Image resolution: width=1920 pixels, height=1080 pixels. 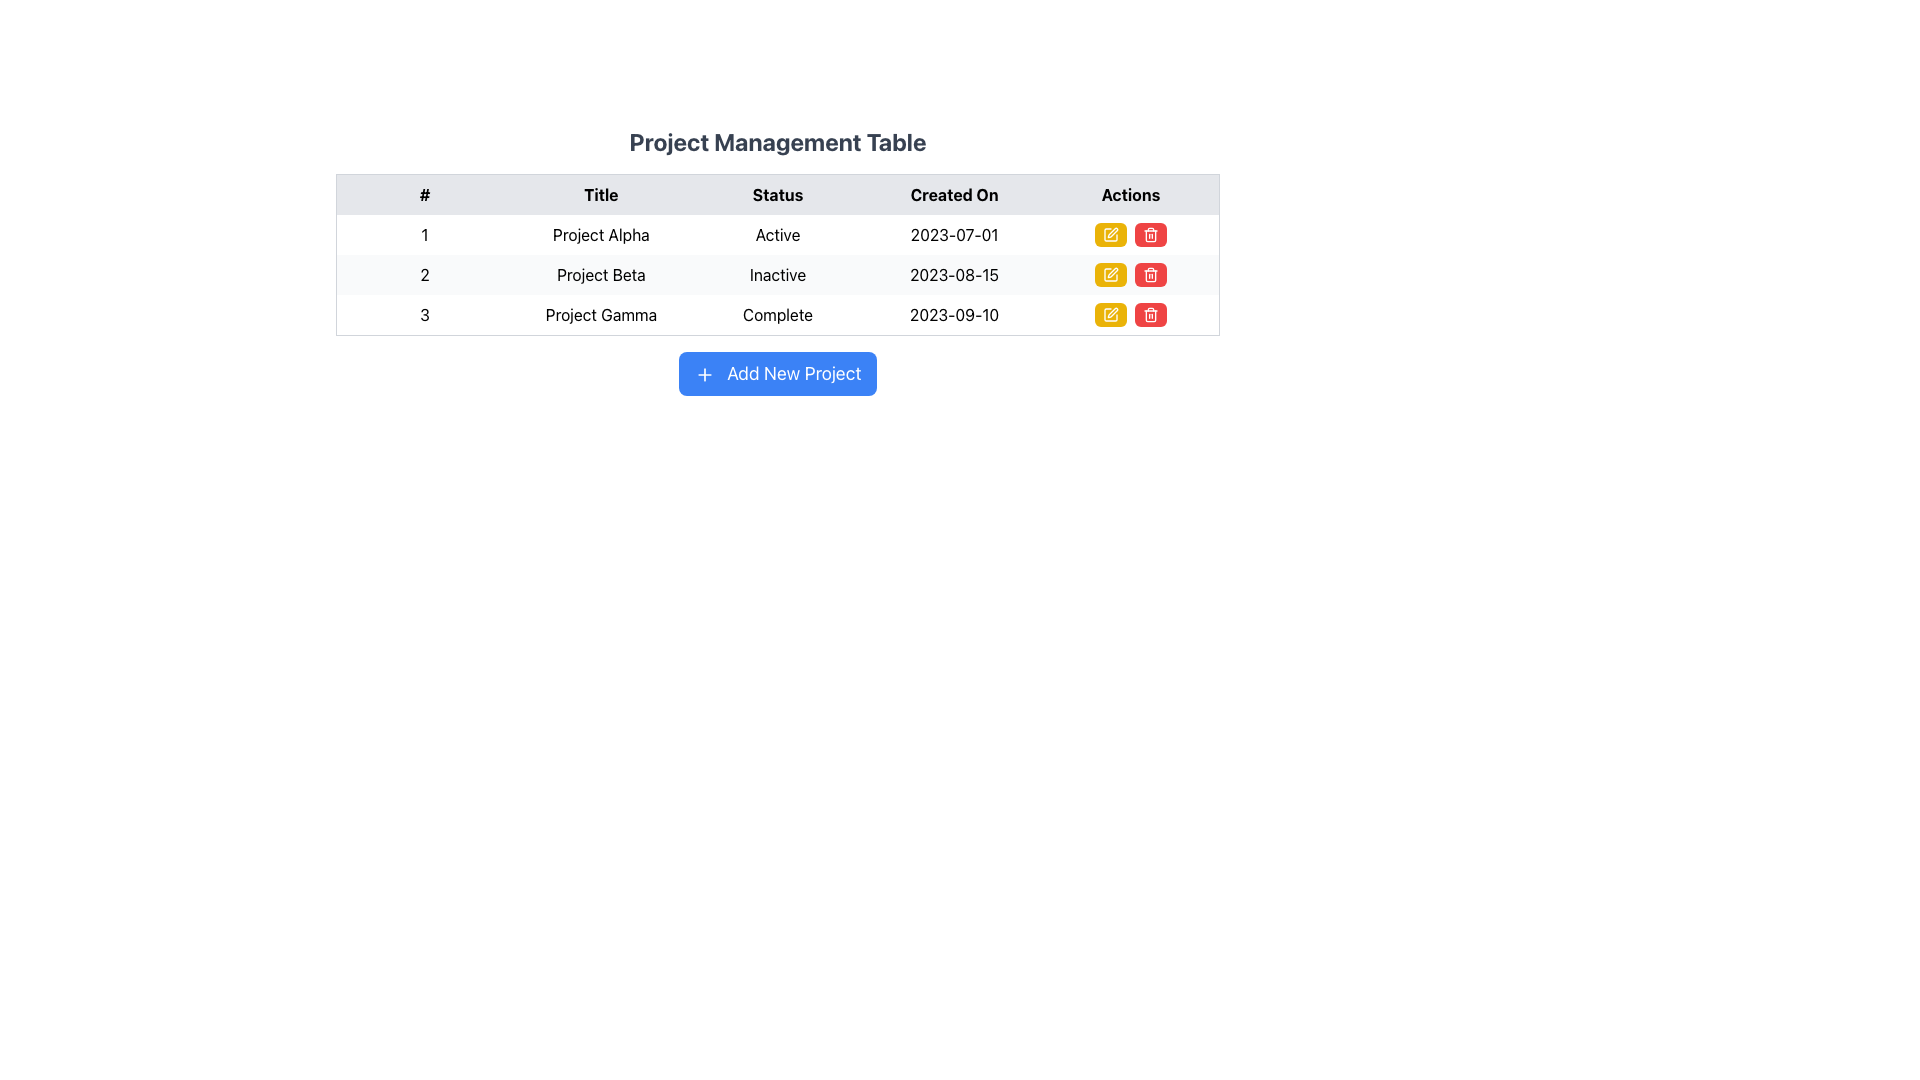 I want to click on the 'Add New Project' button with a blue background and rounded corners located at the bottom of the projects table, so click(x=776, y=374).